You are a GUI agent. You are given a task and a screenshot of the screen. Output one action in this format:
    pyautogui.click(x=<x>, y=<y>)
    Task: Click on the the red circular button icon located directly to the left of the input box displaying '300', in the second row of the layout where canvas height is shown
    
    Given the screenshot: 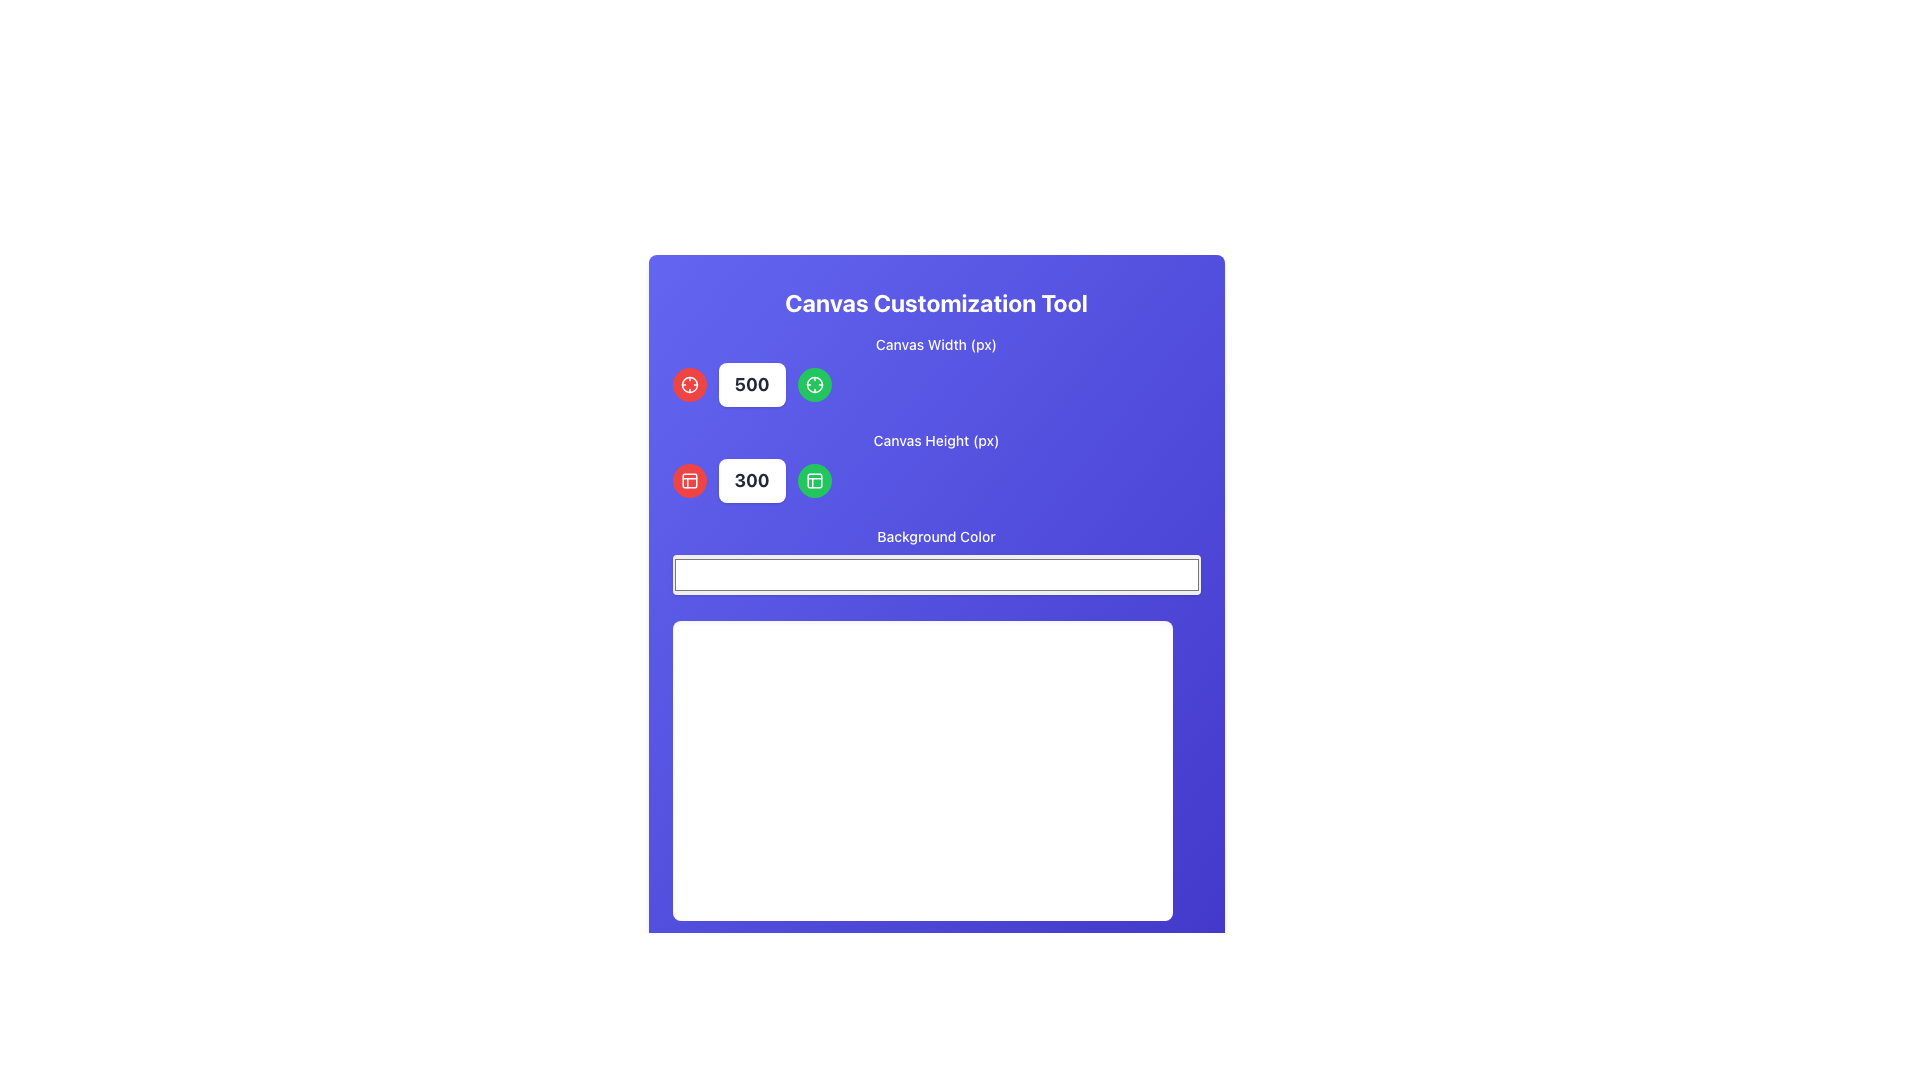 What is the action you would take?
    pyautogui.click(x=689, y=481)
    